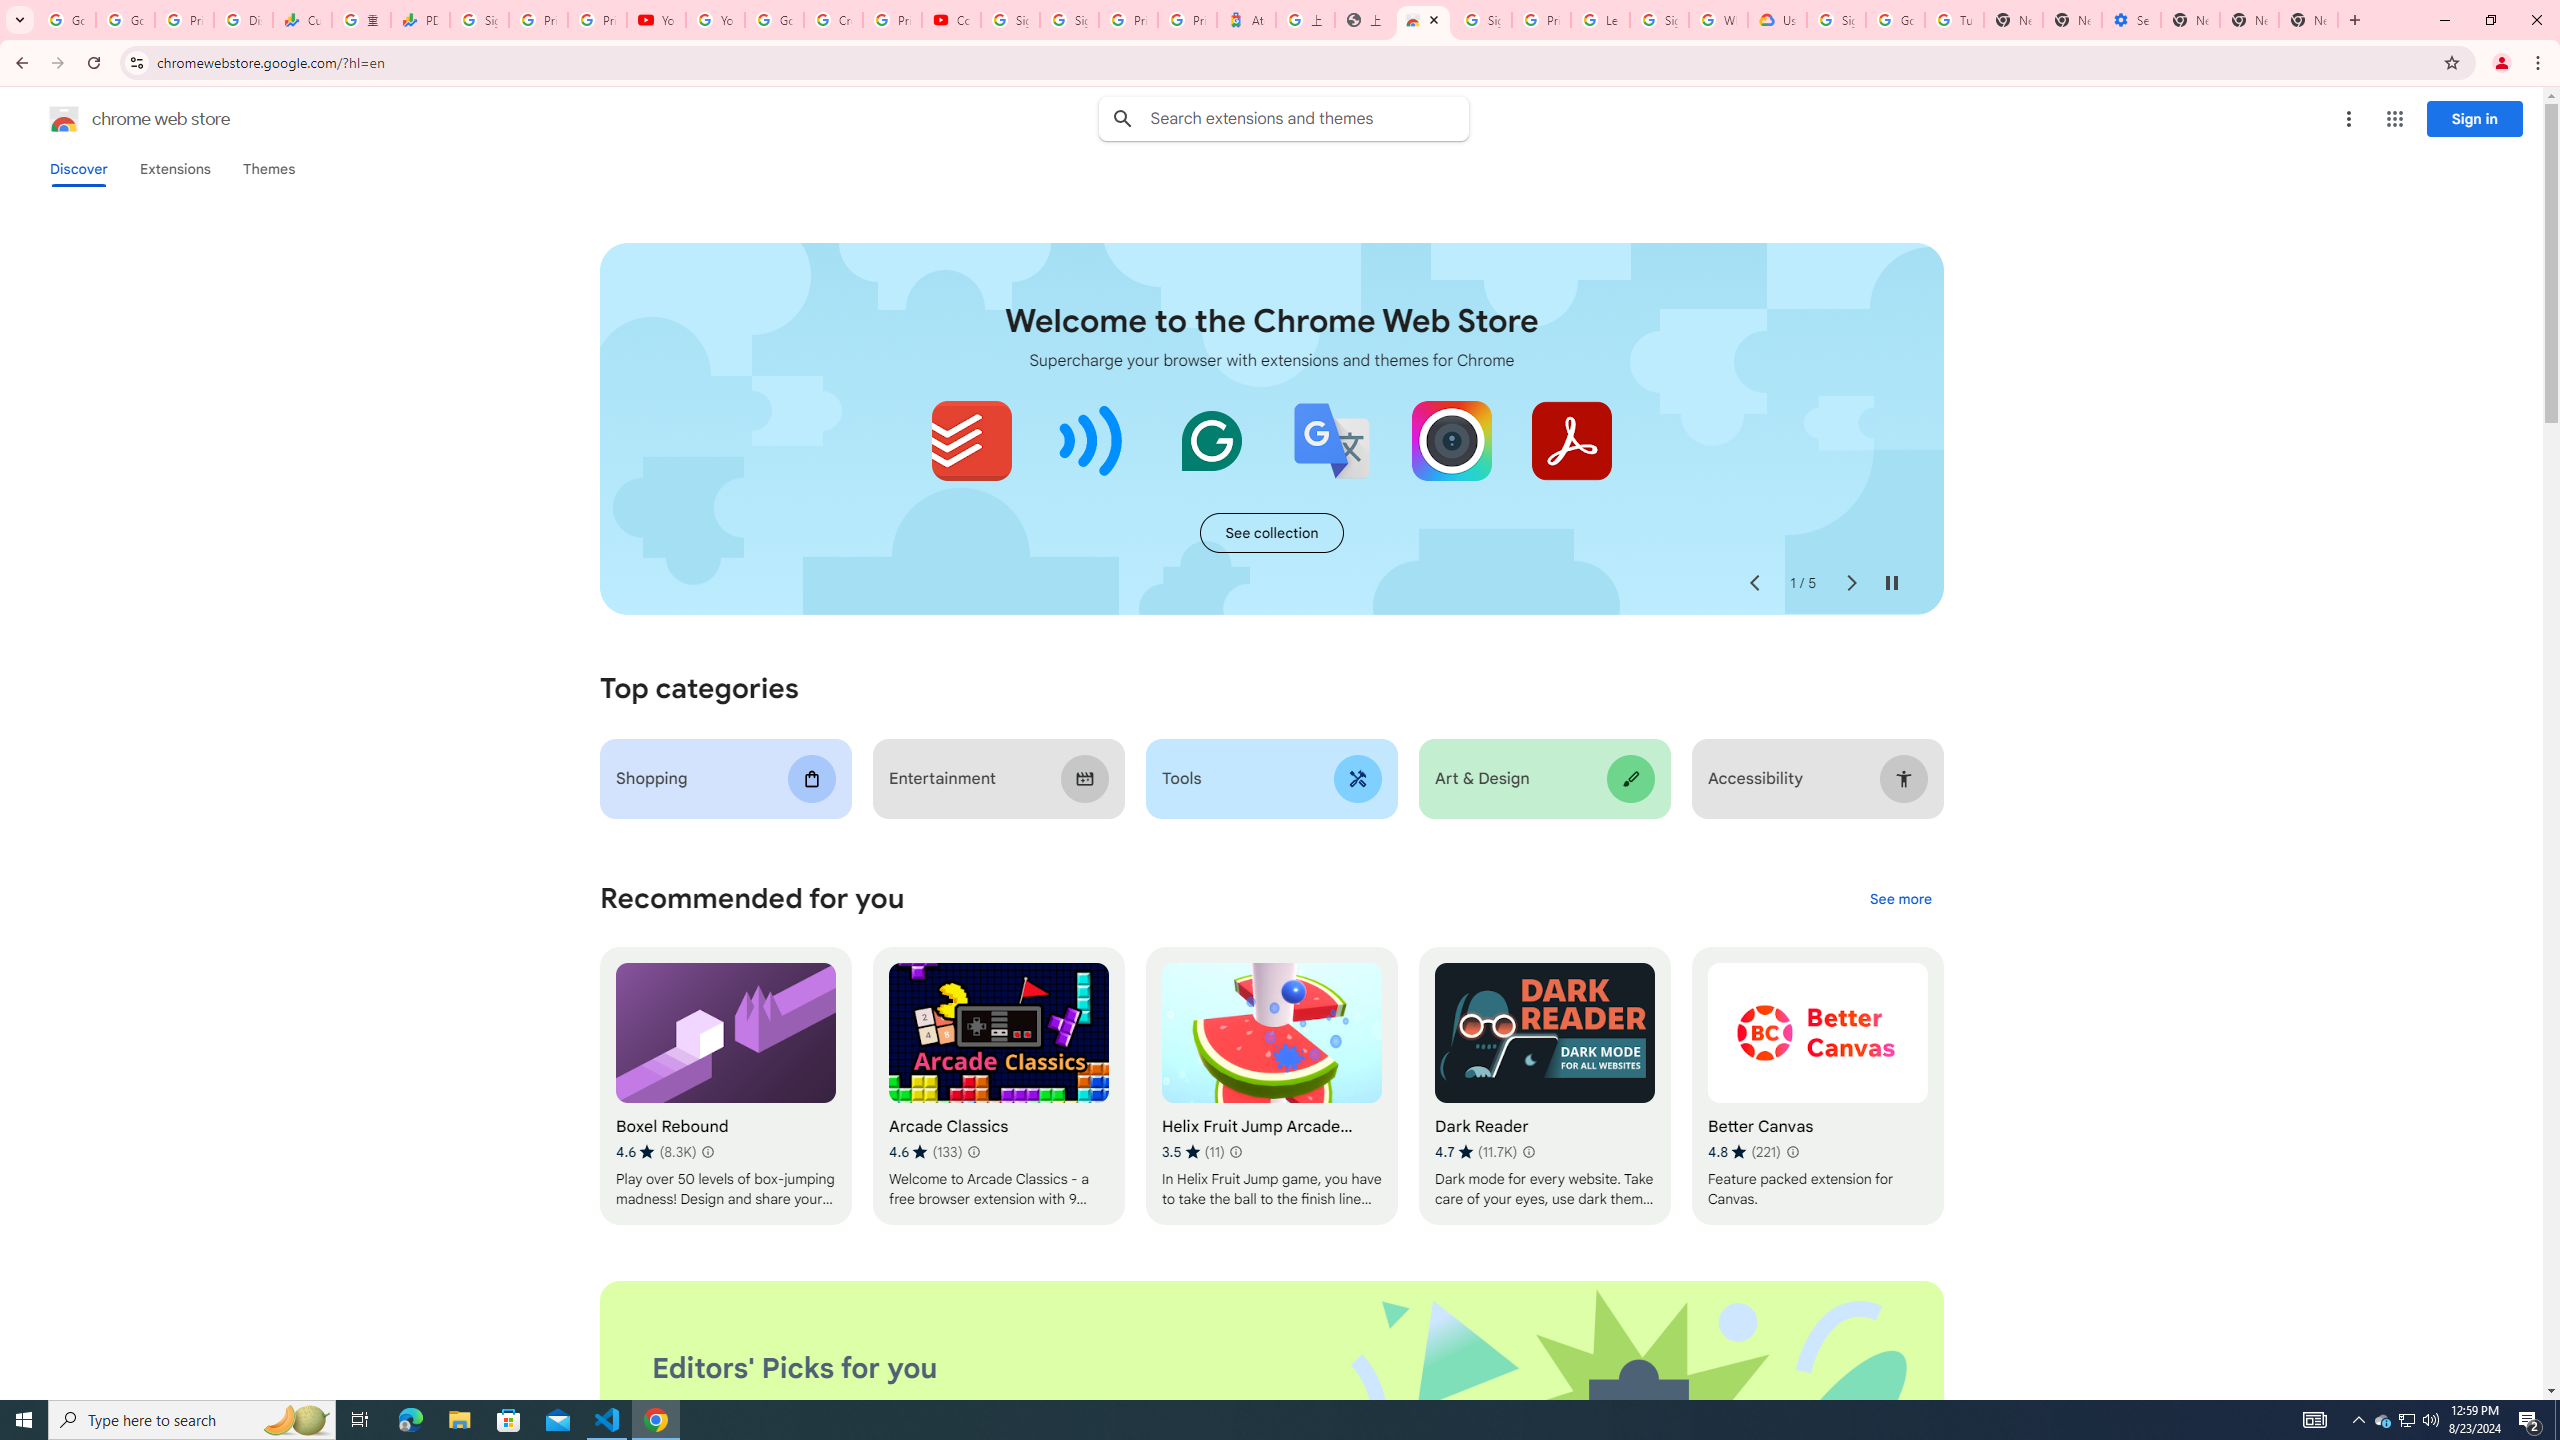 Image resolution: width=2560 pixels, height=1440 pixels. I want to click on 'Turn cookies on or off - Computer - Google Account Help', so click(1953, 19).